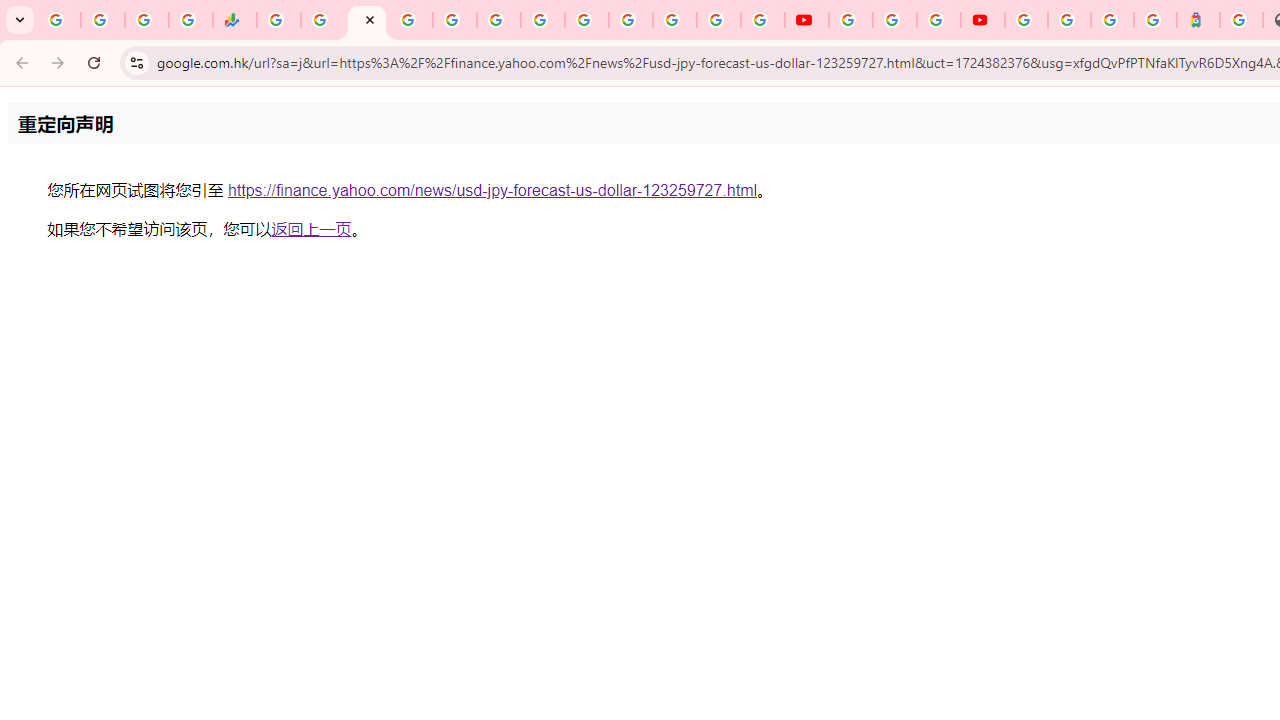 Image resolution: width=1280 pixels, height=720 pixels. Describe the element at coordinates (807, 20) in the screenshot. I see `'YouTube'` at that location.